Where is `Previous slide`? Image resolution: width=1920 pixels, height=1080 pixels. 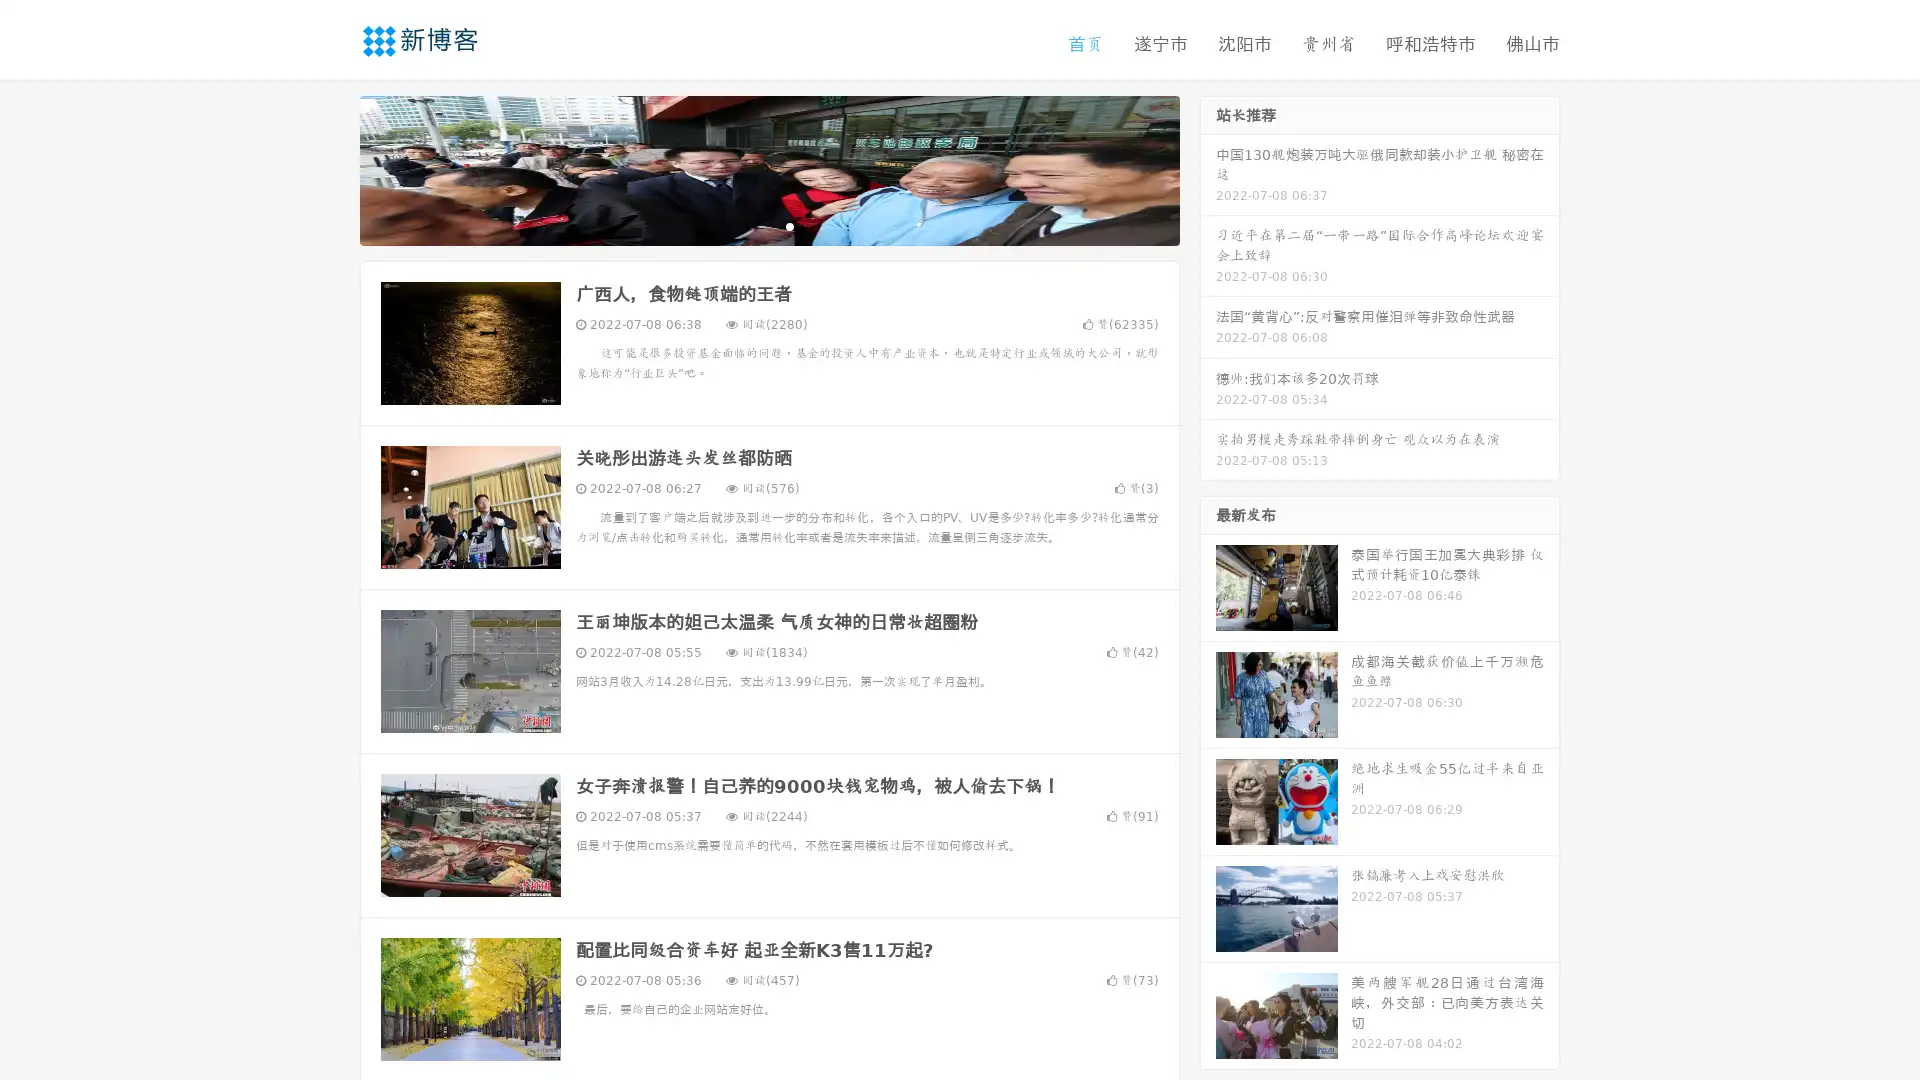
Previous slide is located at coordinates (330, 168).